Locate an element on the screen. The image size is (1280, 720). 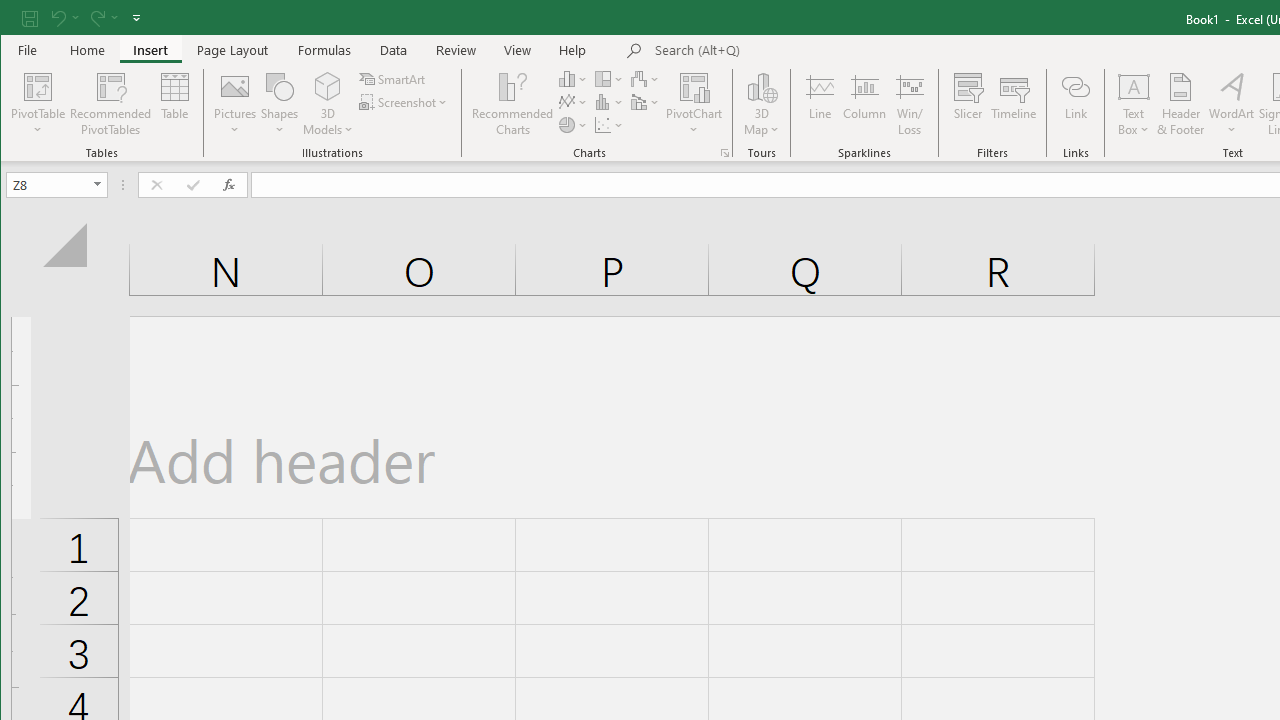
'Text Box' is located at coordinates (1134, 104).